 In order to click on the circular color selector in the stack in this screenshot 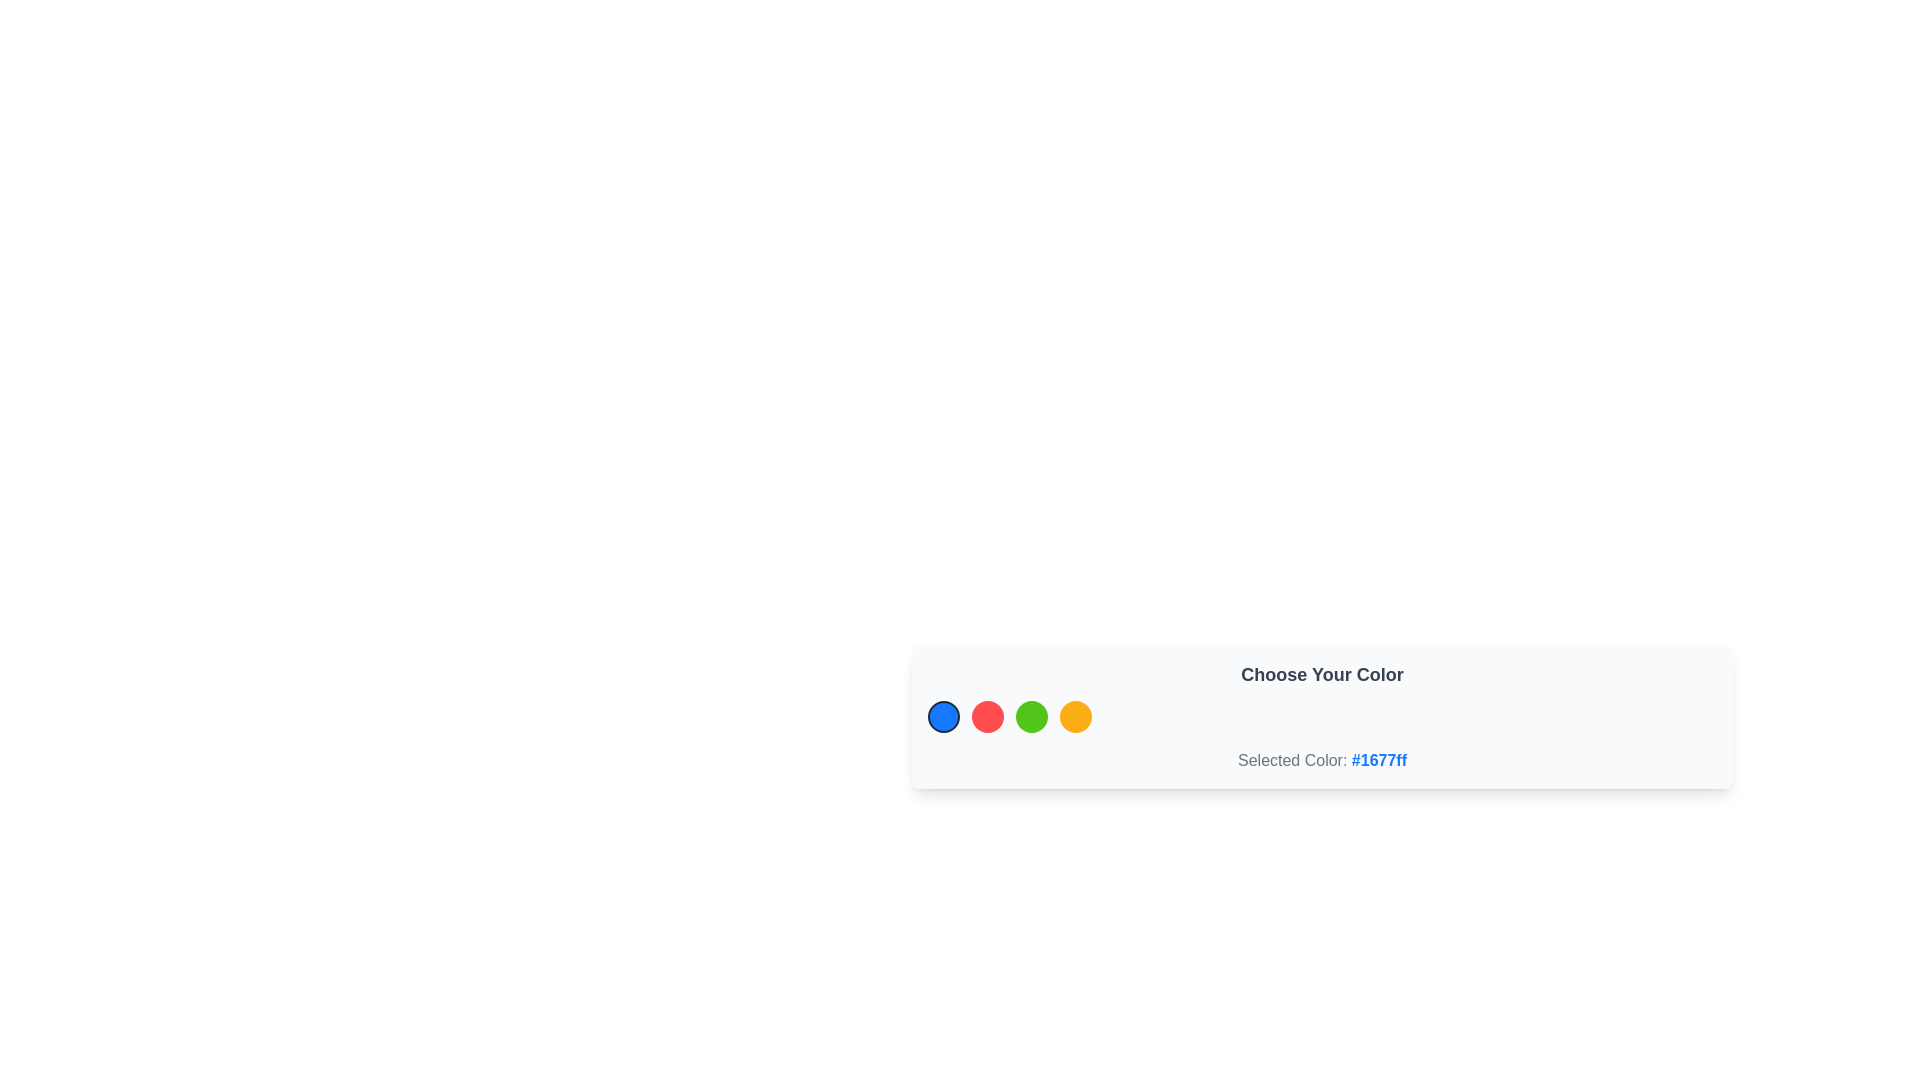, I will do `click(1322, 716)`.